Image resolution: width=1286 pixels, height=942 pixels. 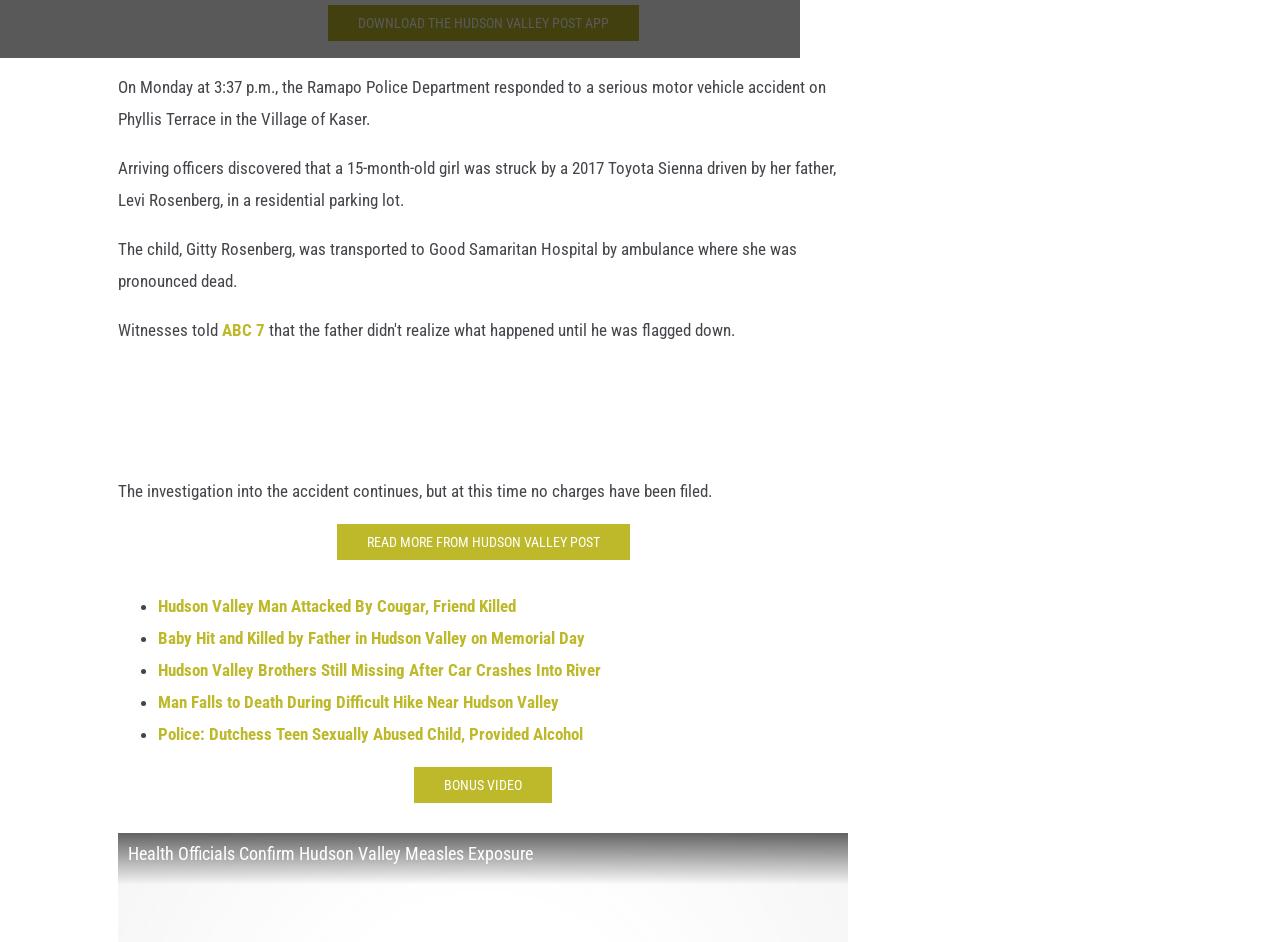 I want to click on 'Download the Hudson Valley Post App', so click(x=481, y=34).